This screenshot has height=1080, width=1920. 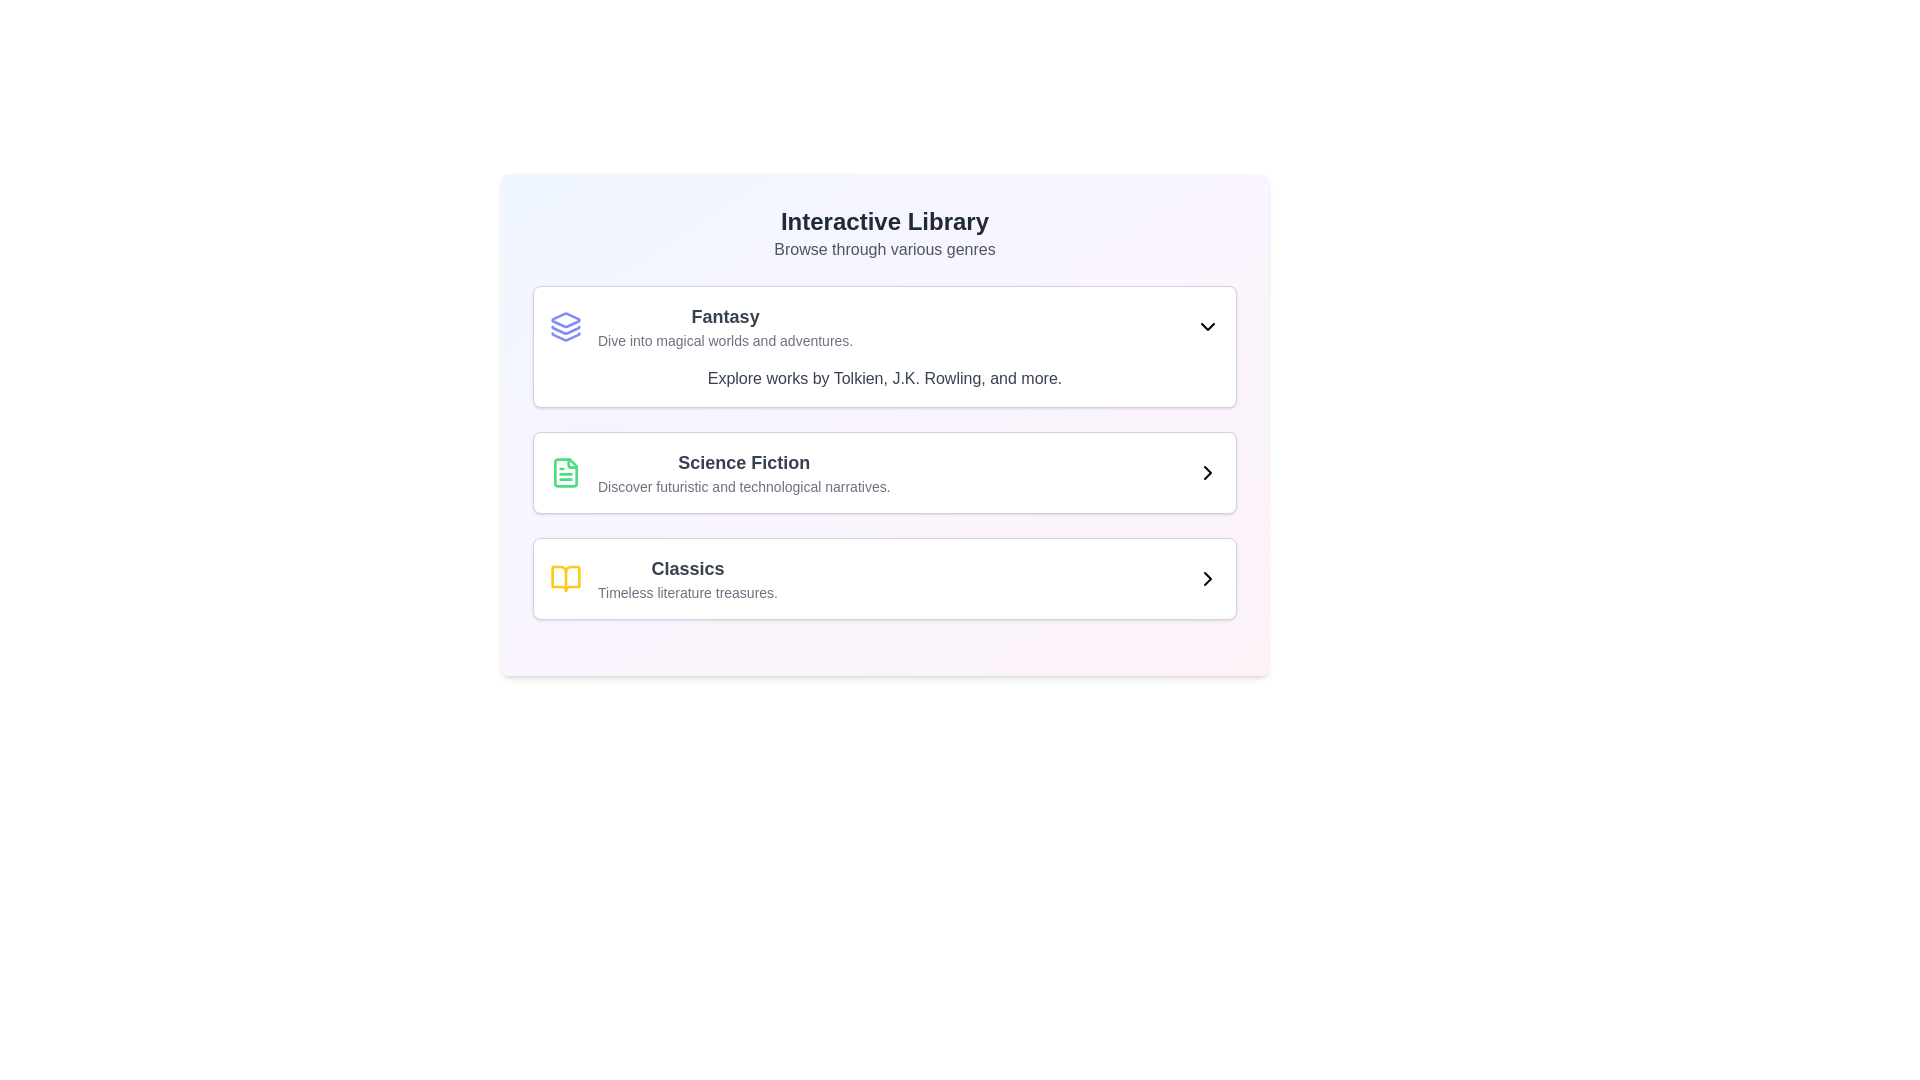 I want to click on the descriptive subtitle text located below the title 'Fantasy' in the first card section of the interface, so click(x=883, y=378).